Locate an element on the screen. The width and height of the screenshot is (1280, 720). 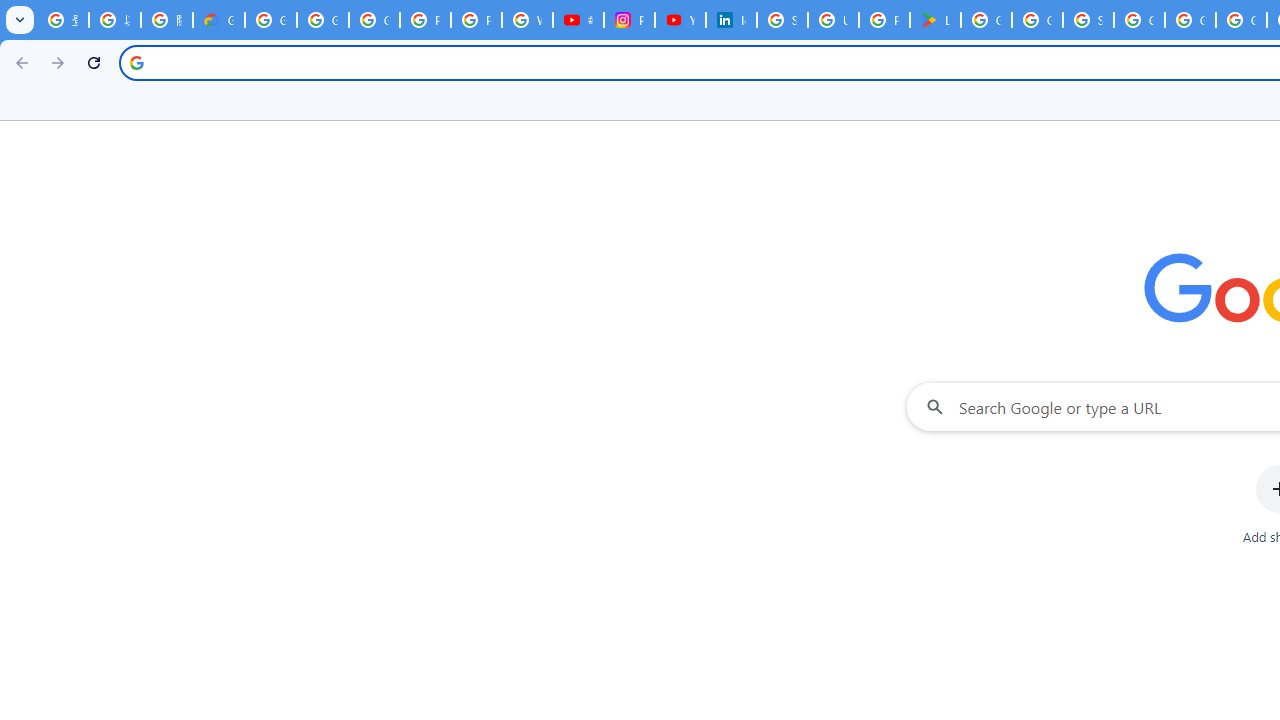
'YouTube Culture & Trends - On The Rise: Handcam Videos' is located at coordinates (680, 20).